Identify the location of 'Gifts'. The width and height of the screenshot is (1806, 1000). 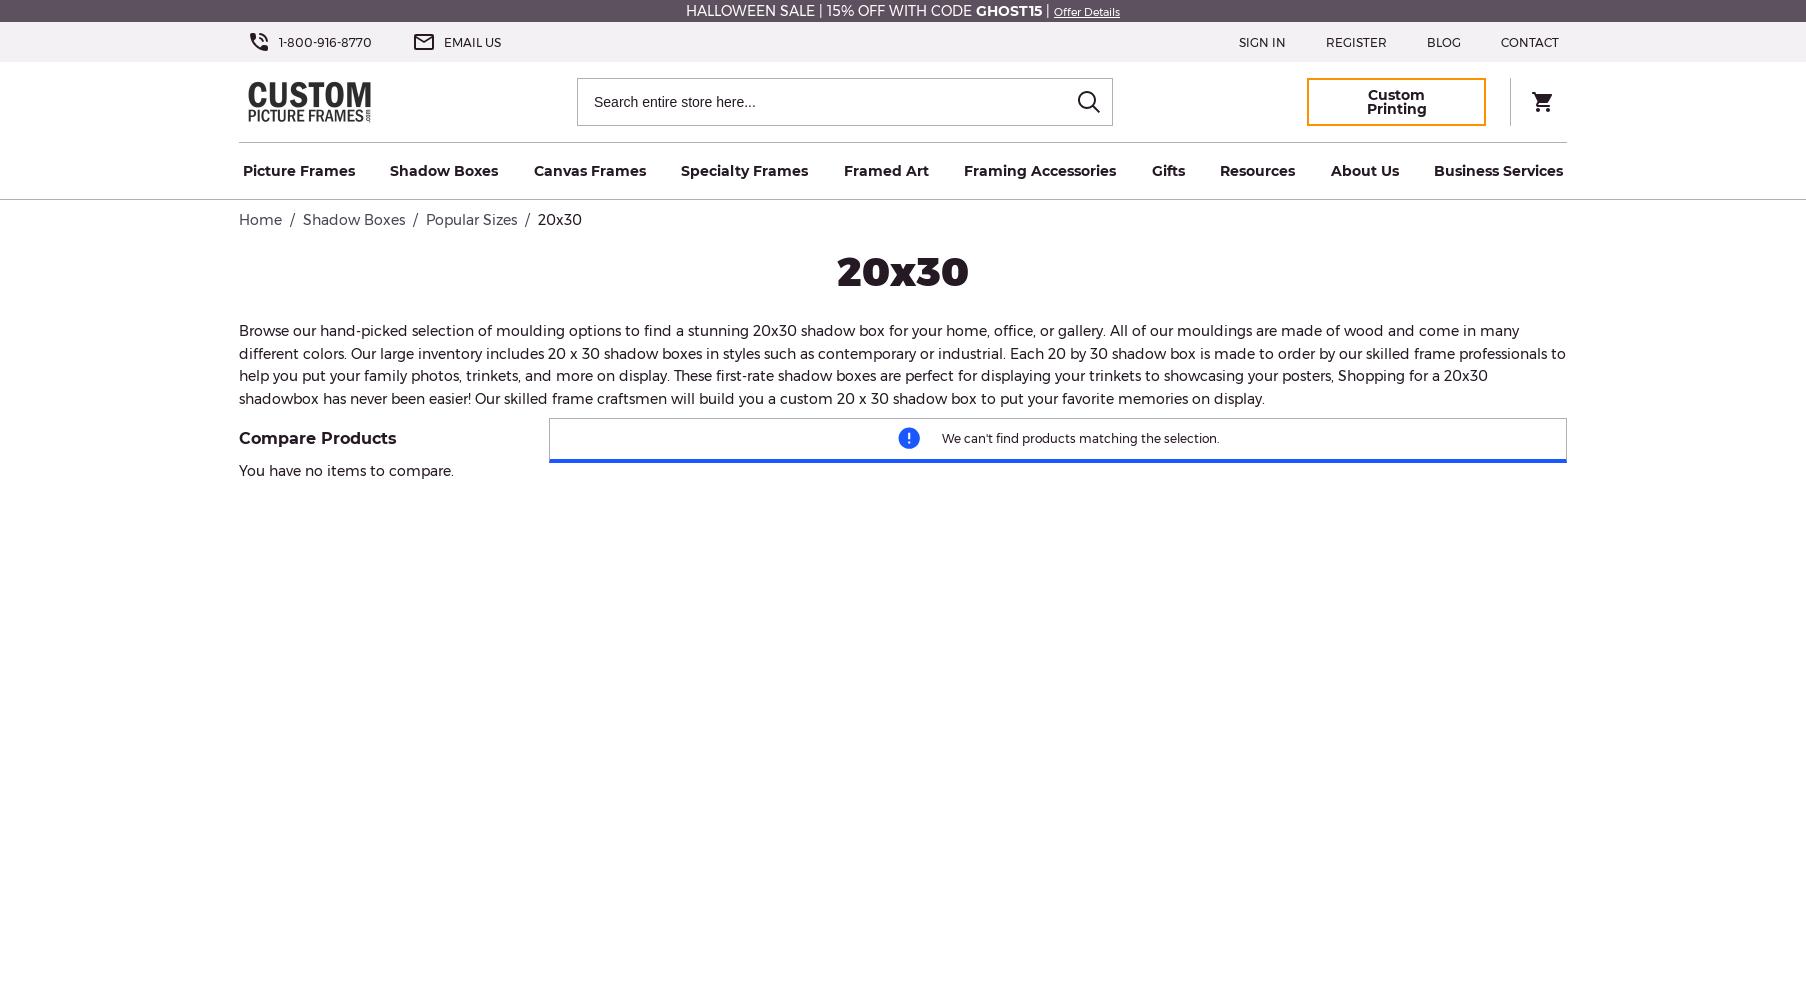
(1166, 171).